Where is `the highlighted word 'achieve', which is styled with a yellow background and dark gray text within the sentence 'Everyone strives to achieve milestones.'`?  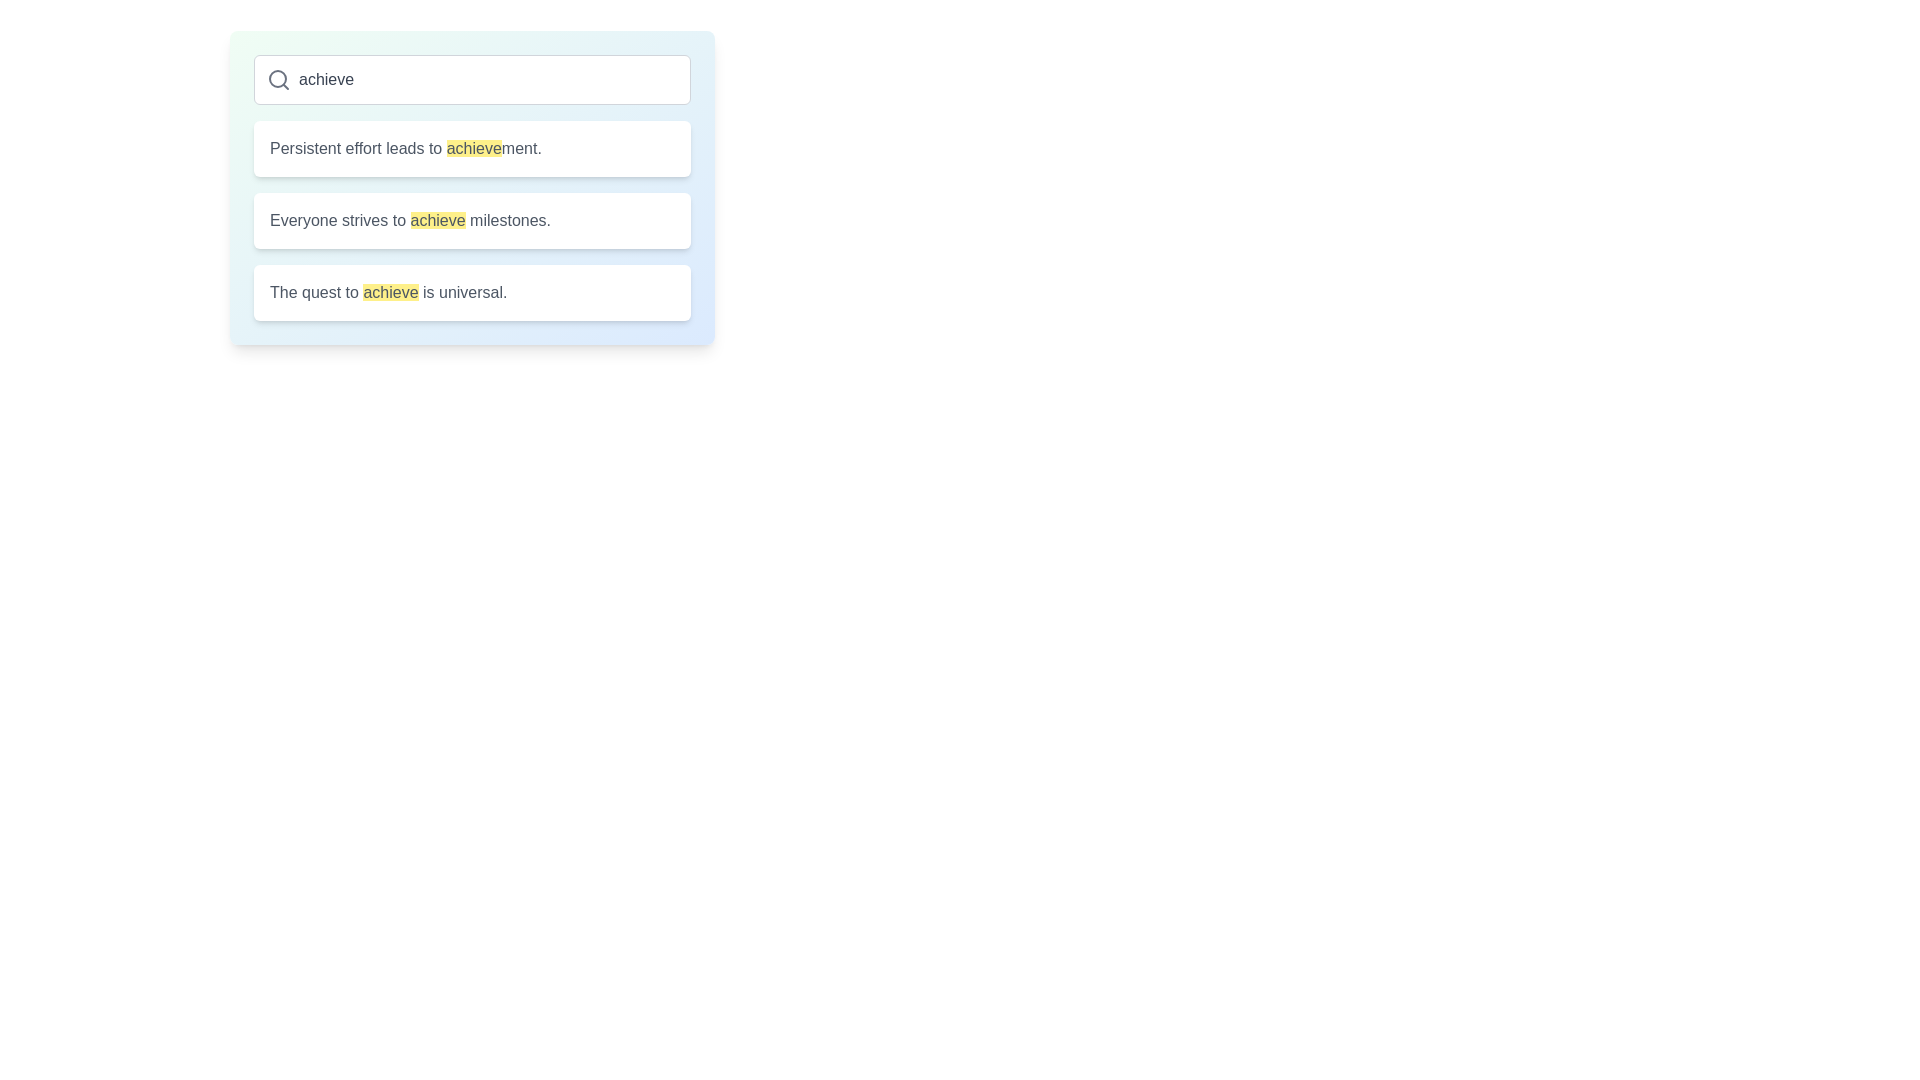
the highlighted word 'achieve', which is styled with a yellow background and dark gray text within the sentence 'Everyone strives to achieve milestones.' is located at coordinates (437, 220).